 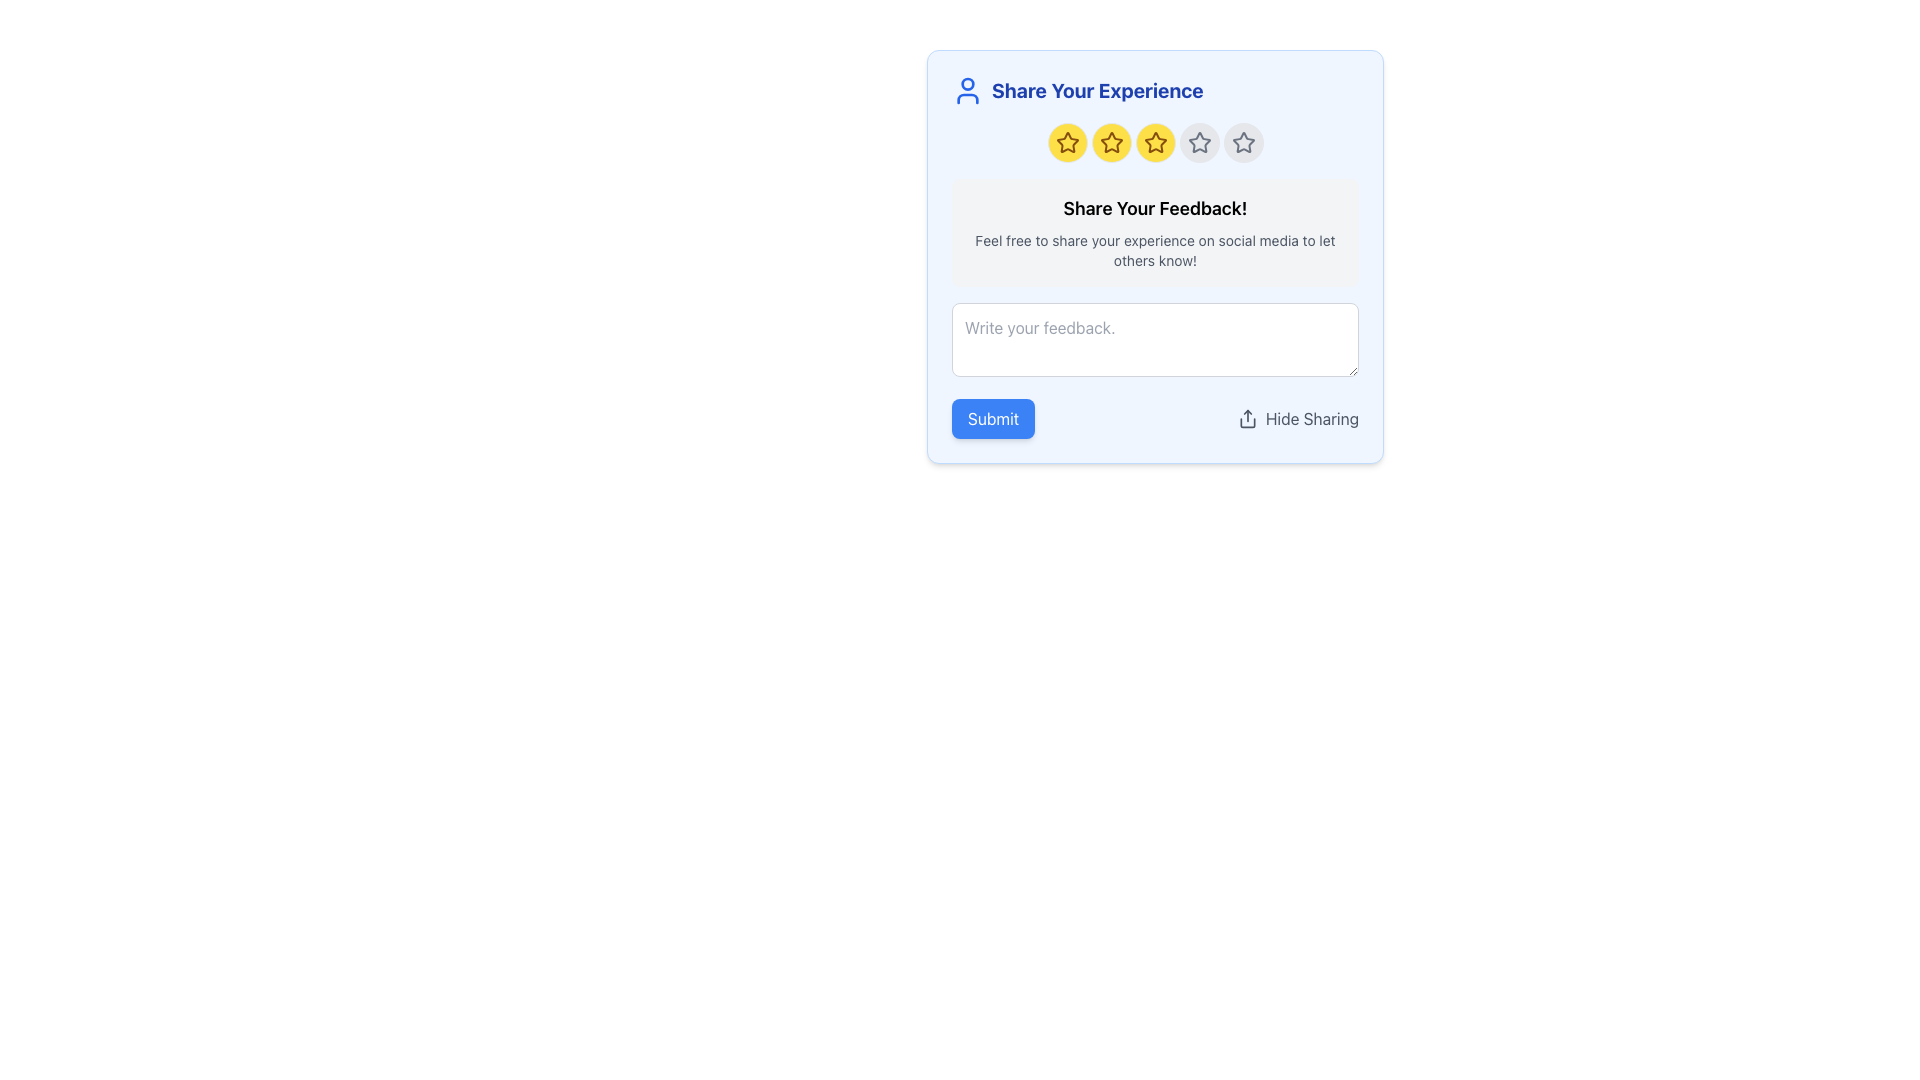 What do you see at coordinates (1242, 141) in the screenshot?
I see `the fifth star icon in the rating component` at bounding box center [1242, 141].